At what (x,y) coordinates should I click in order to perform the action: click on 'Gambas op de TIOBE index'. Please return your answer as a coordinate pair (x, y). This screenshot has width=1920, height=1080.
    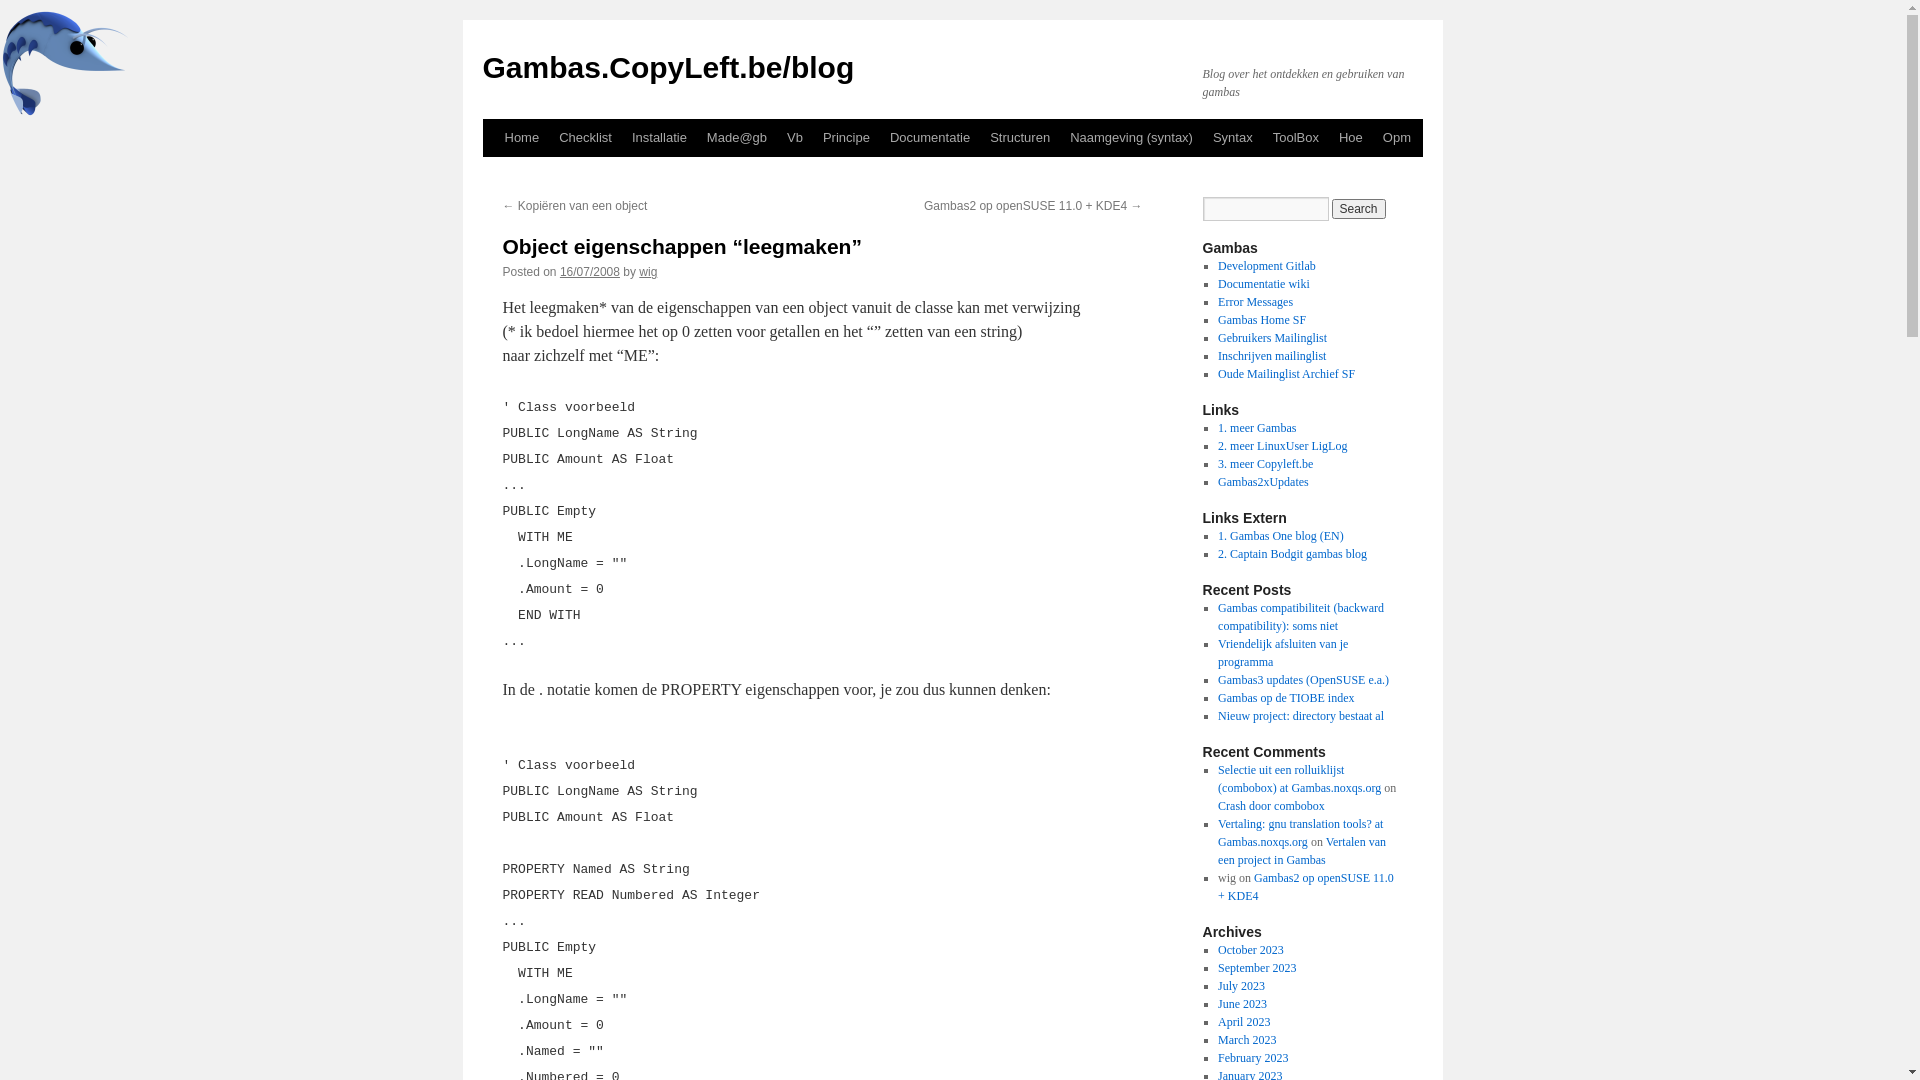
    Looking at the image, I should click on (1286, 697).